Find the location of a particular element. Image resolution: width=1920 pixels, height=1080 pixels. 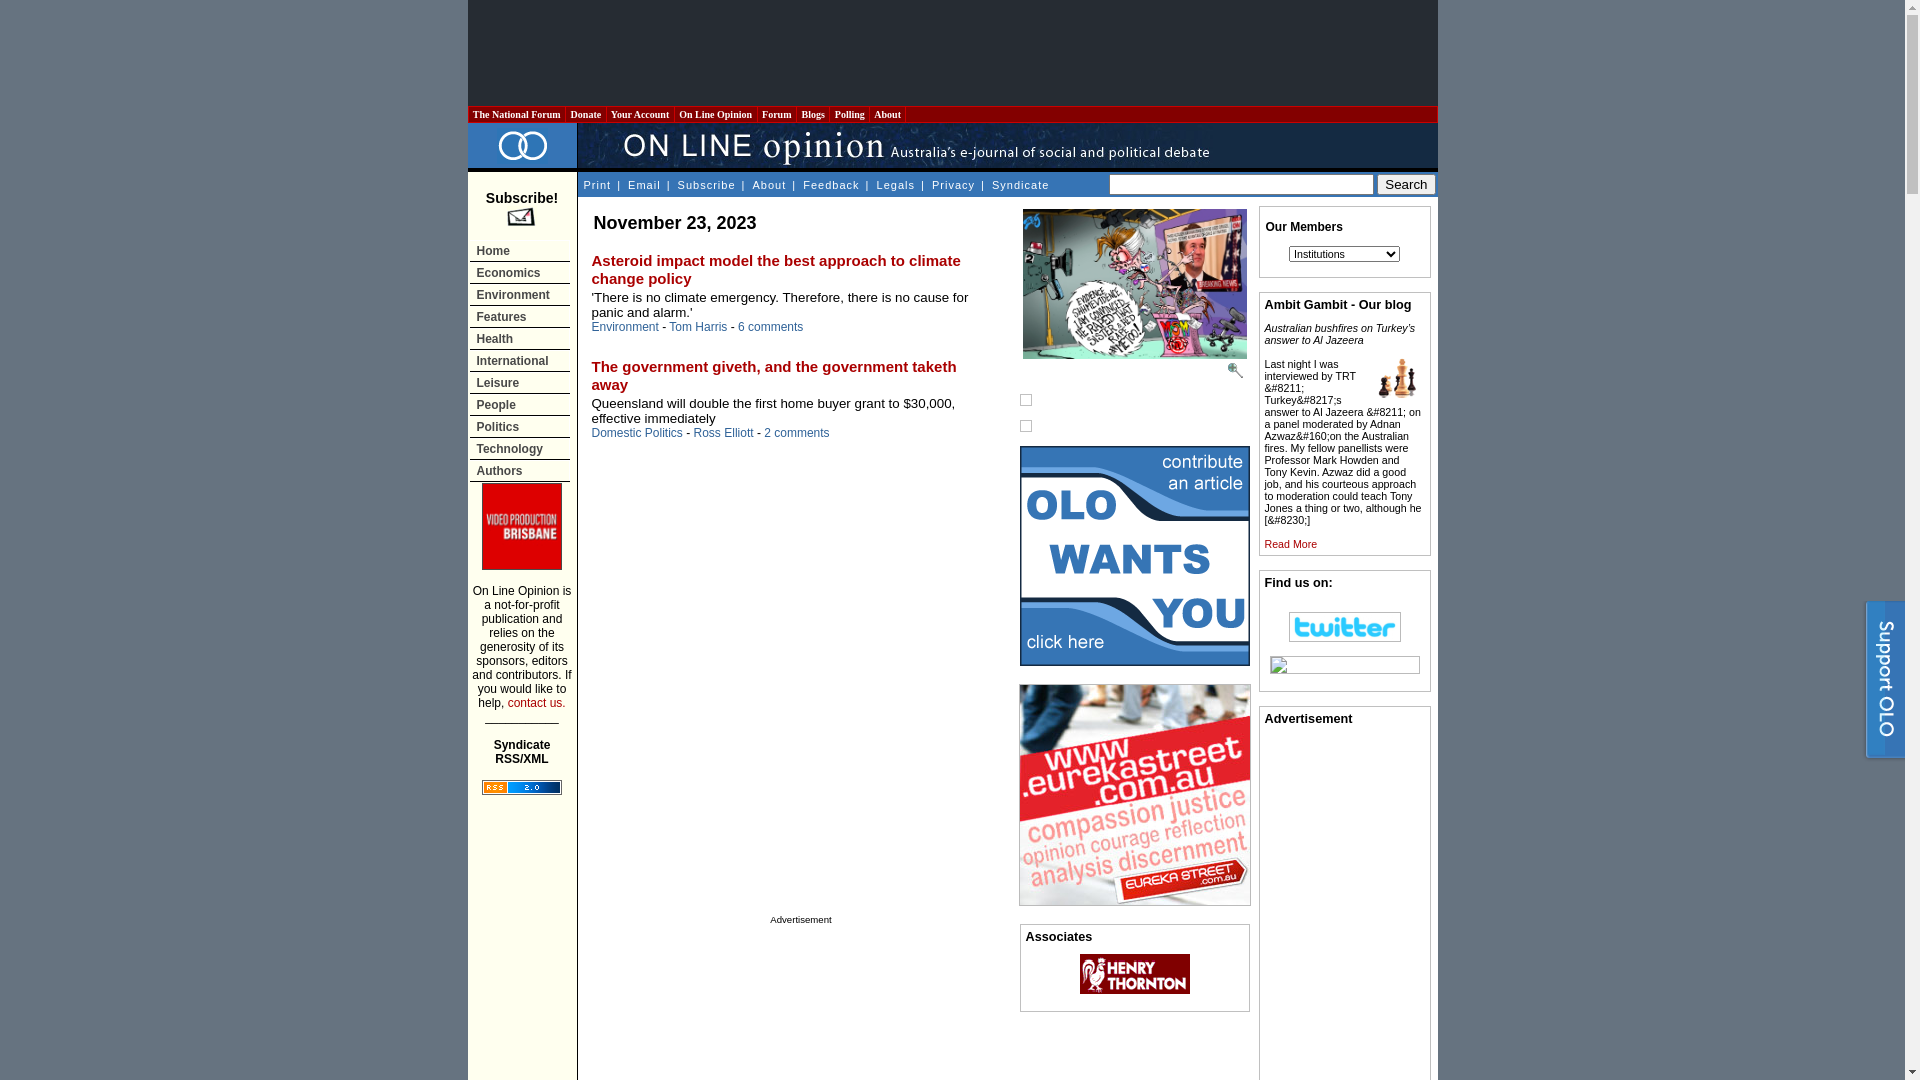

'Support Us!' is located at coordinates (1859, 684).